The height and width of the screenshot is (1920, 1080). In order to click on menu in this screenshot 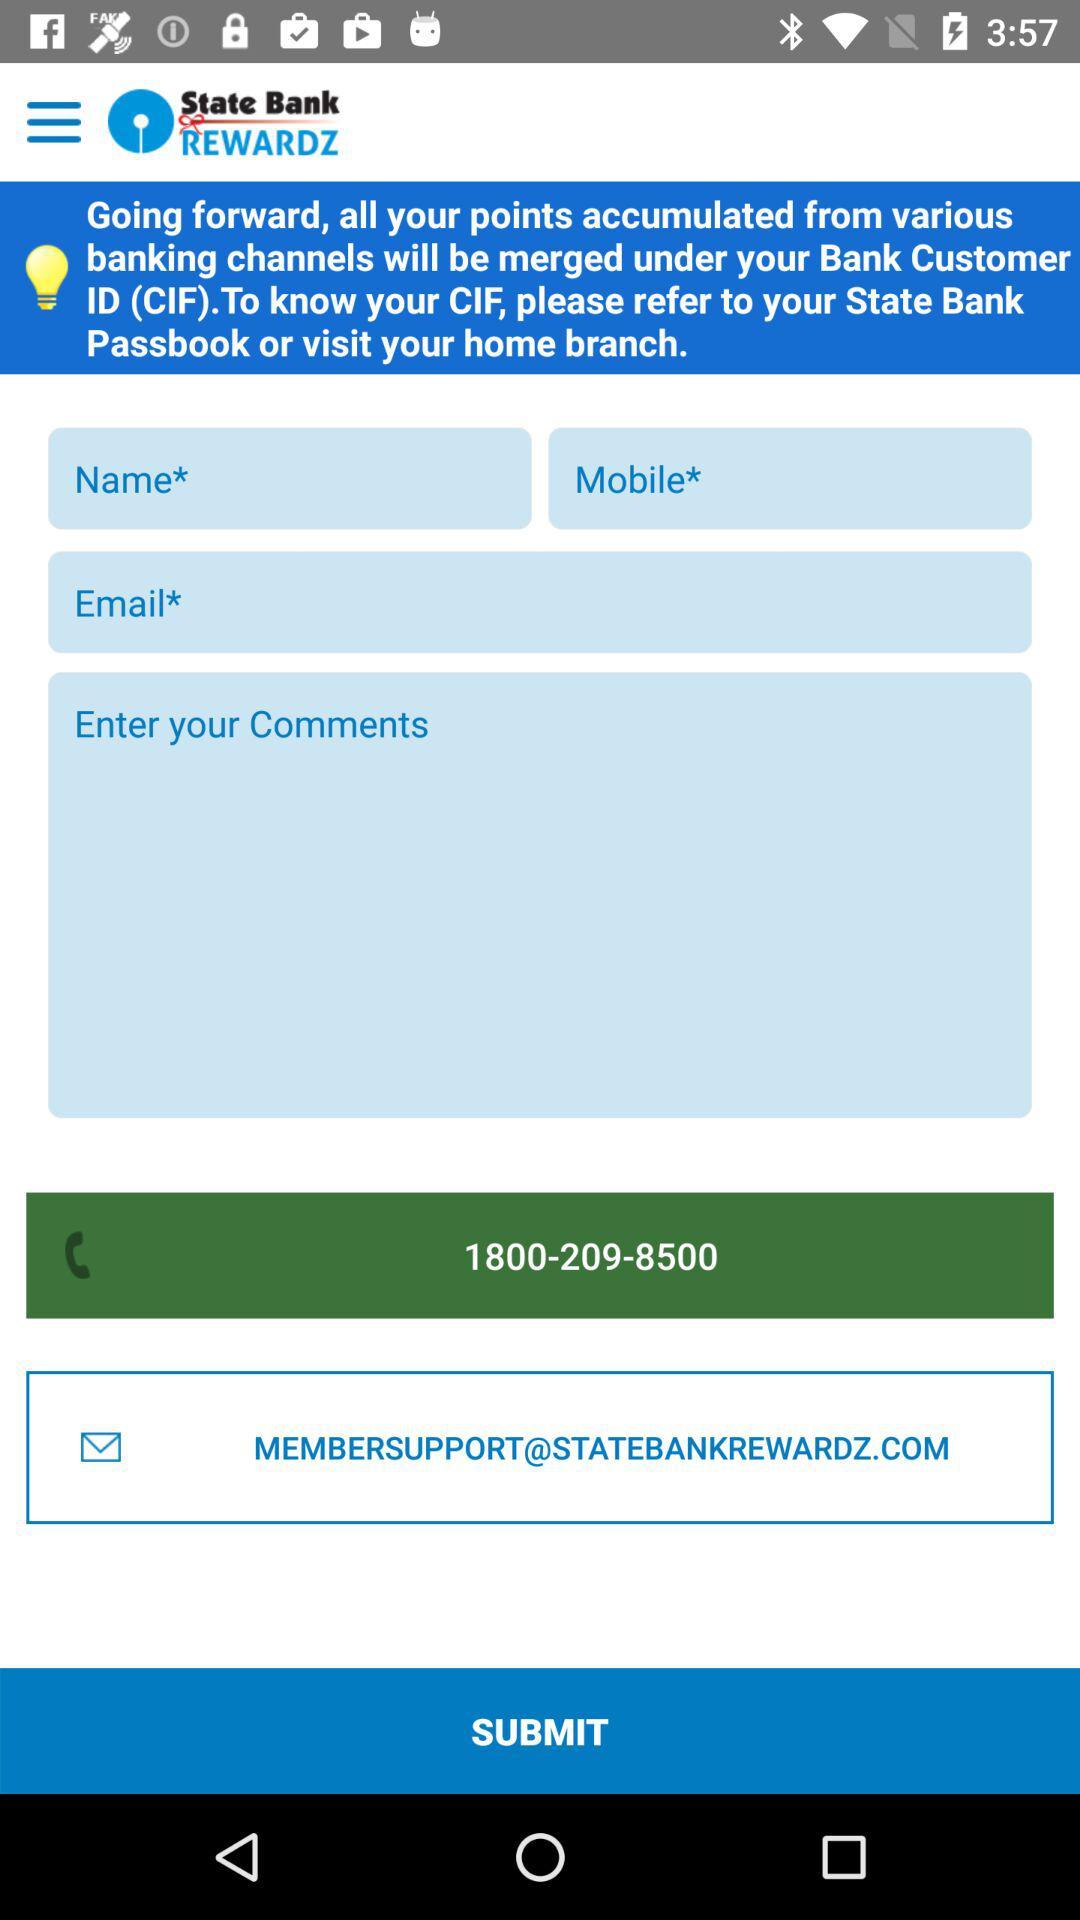, I will do `click(53, 121)`.